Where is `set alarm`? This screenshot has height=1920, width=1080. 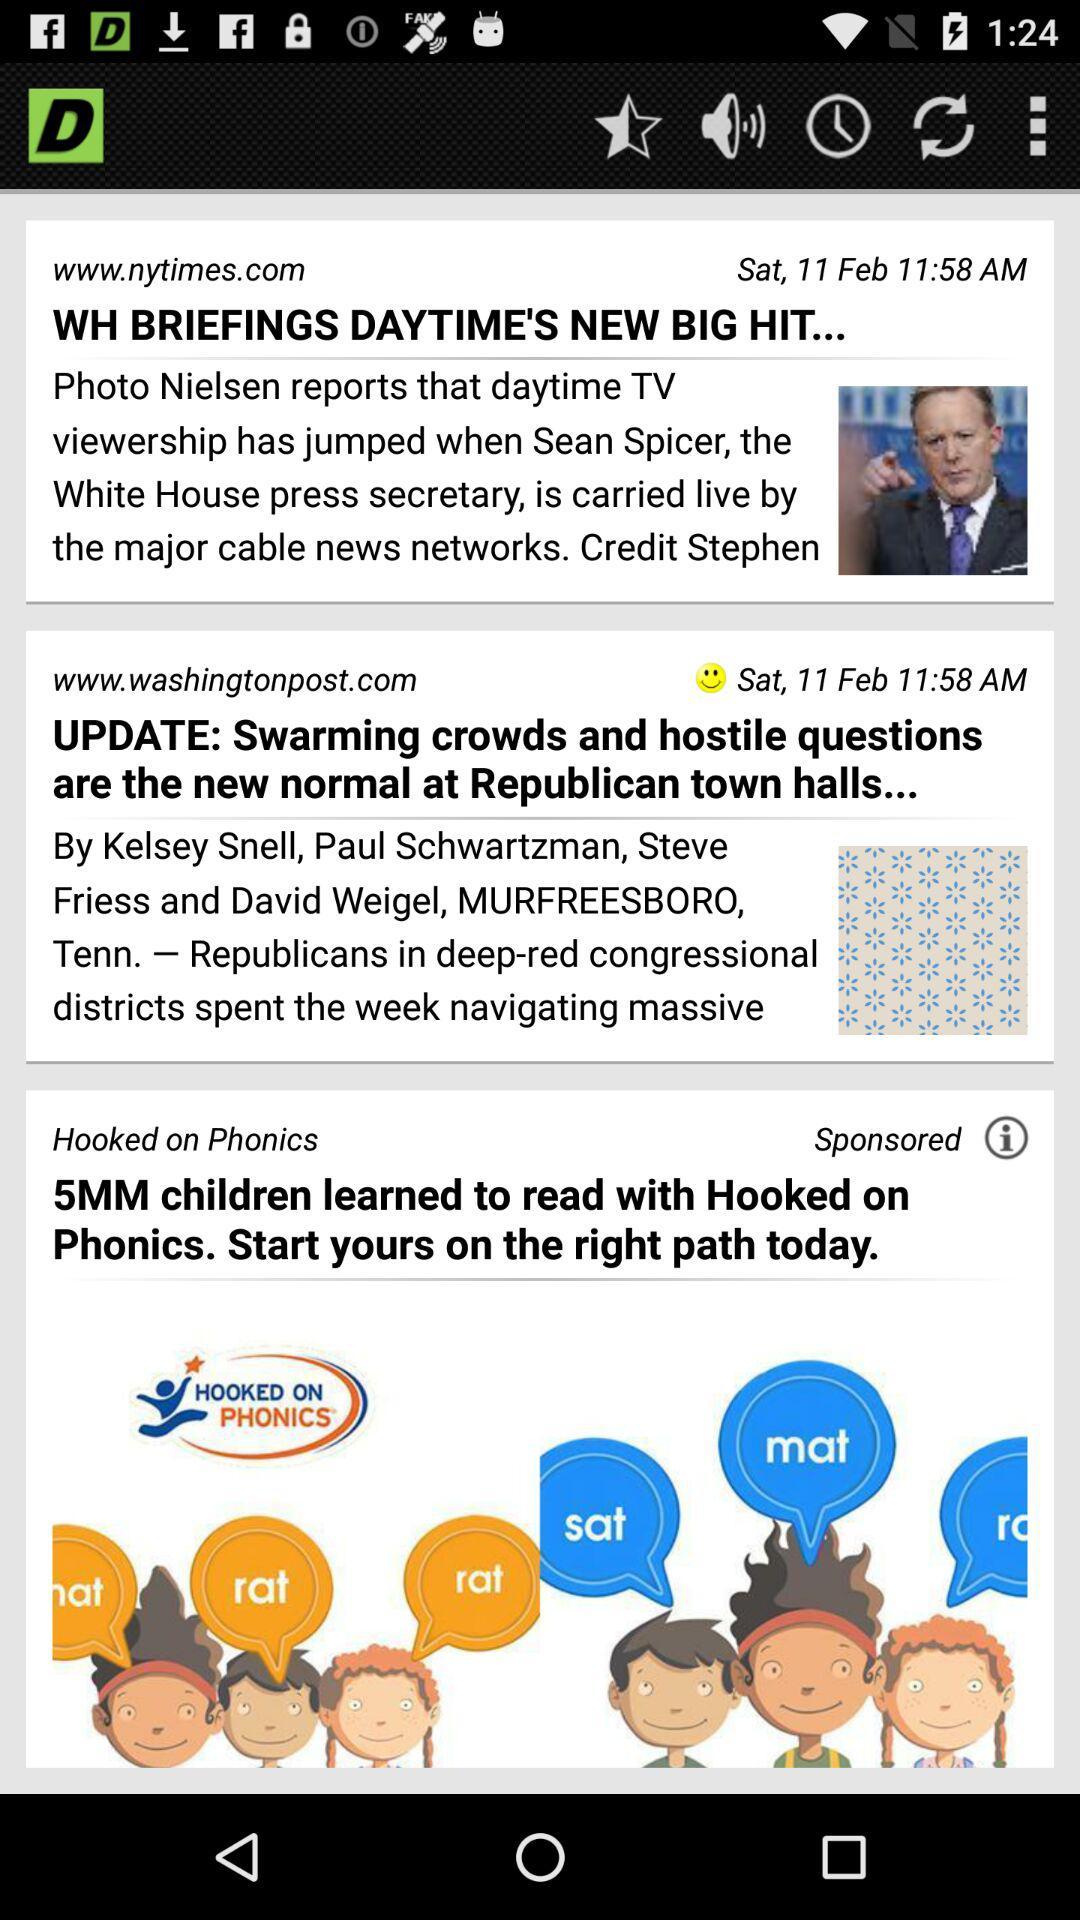
set alarm is located at coordinates (838, 124).